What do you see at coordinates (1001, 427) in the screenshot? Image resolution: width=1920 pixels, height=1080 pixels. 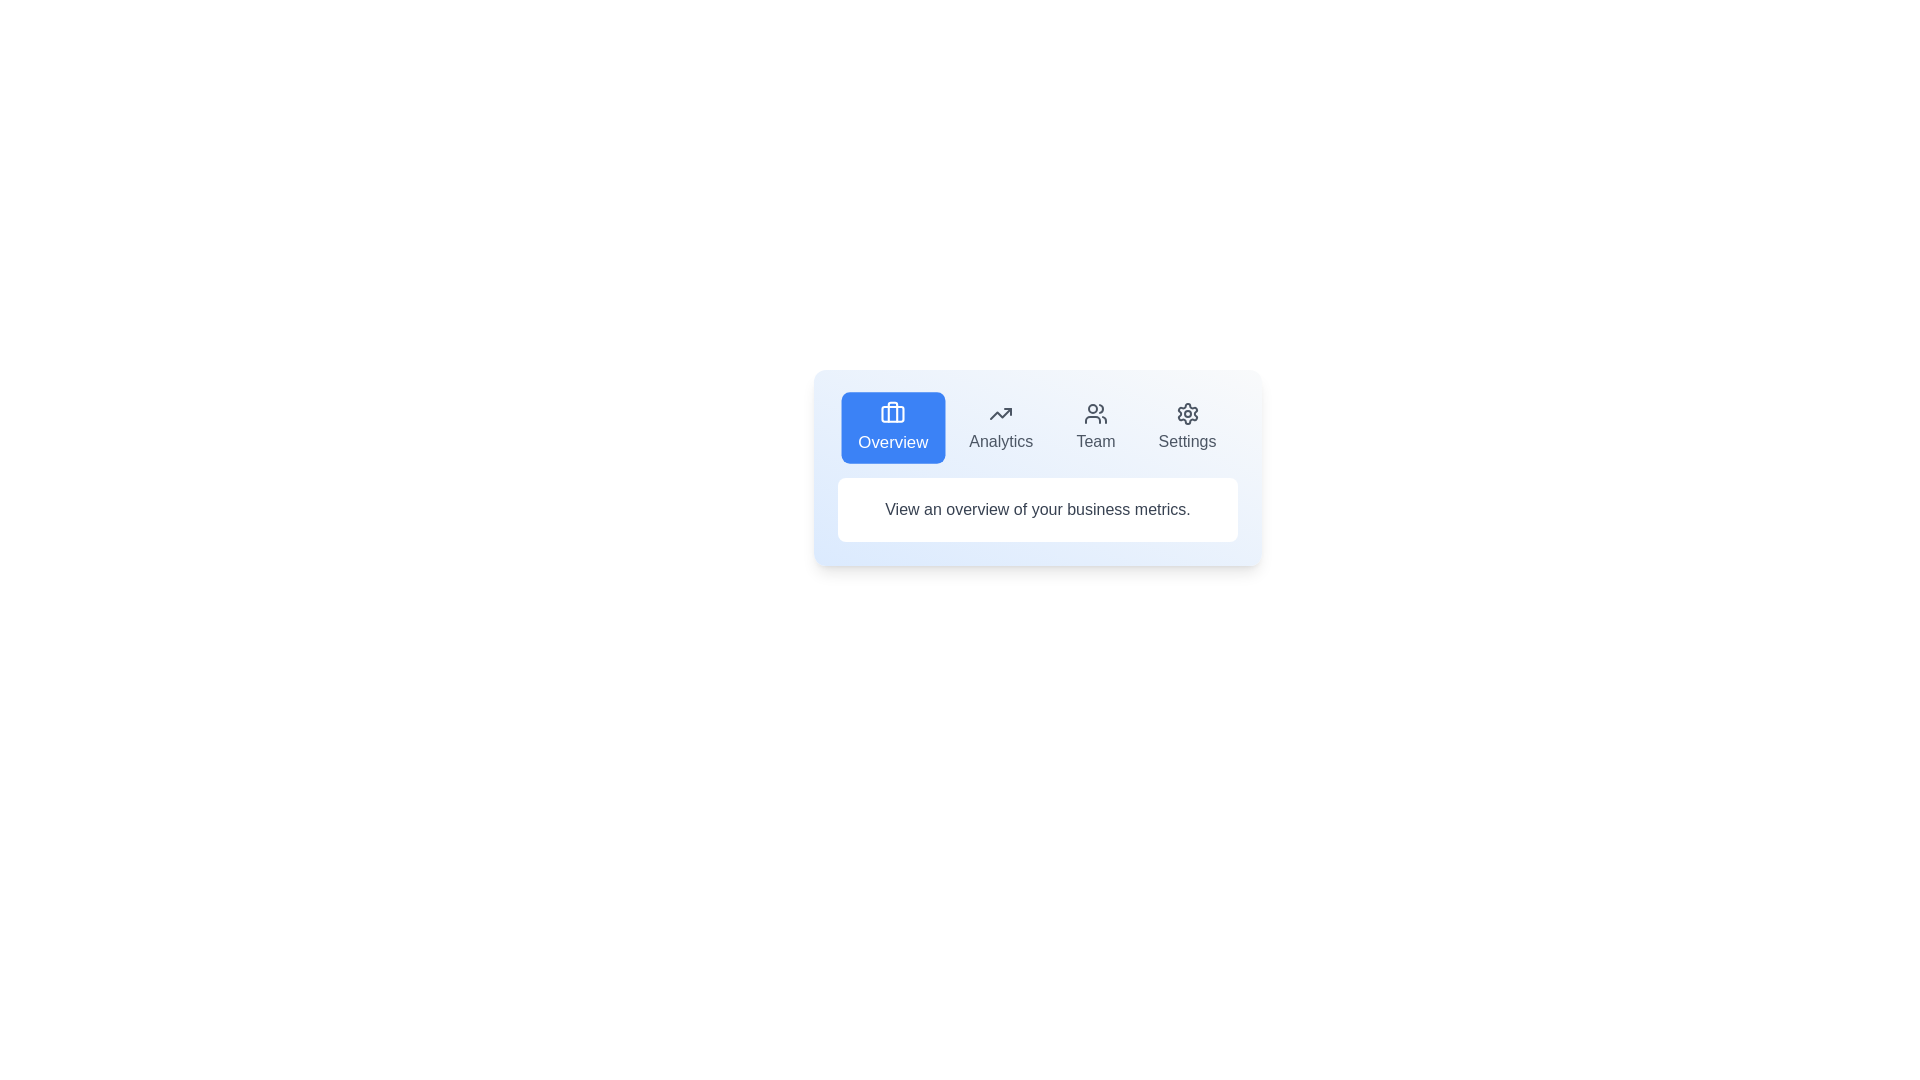 I see `the Analytics tab by clicking on its button` at bounding box center [1001, 427].